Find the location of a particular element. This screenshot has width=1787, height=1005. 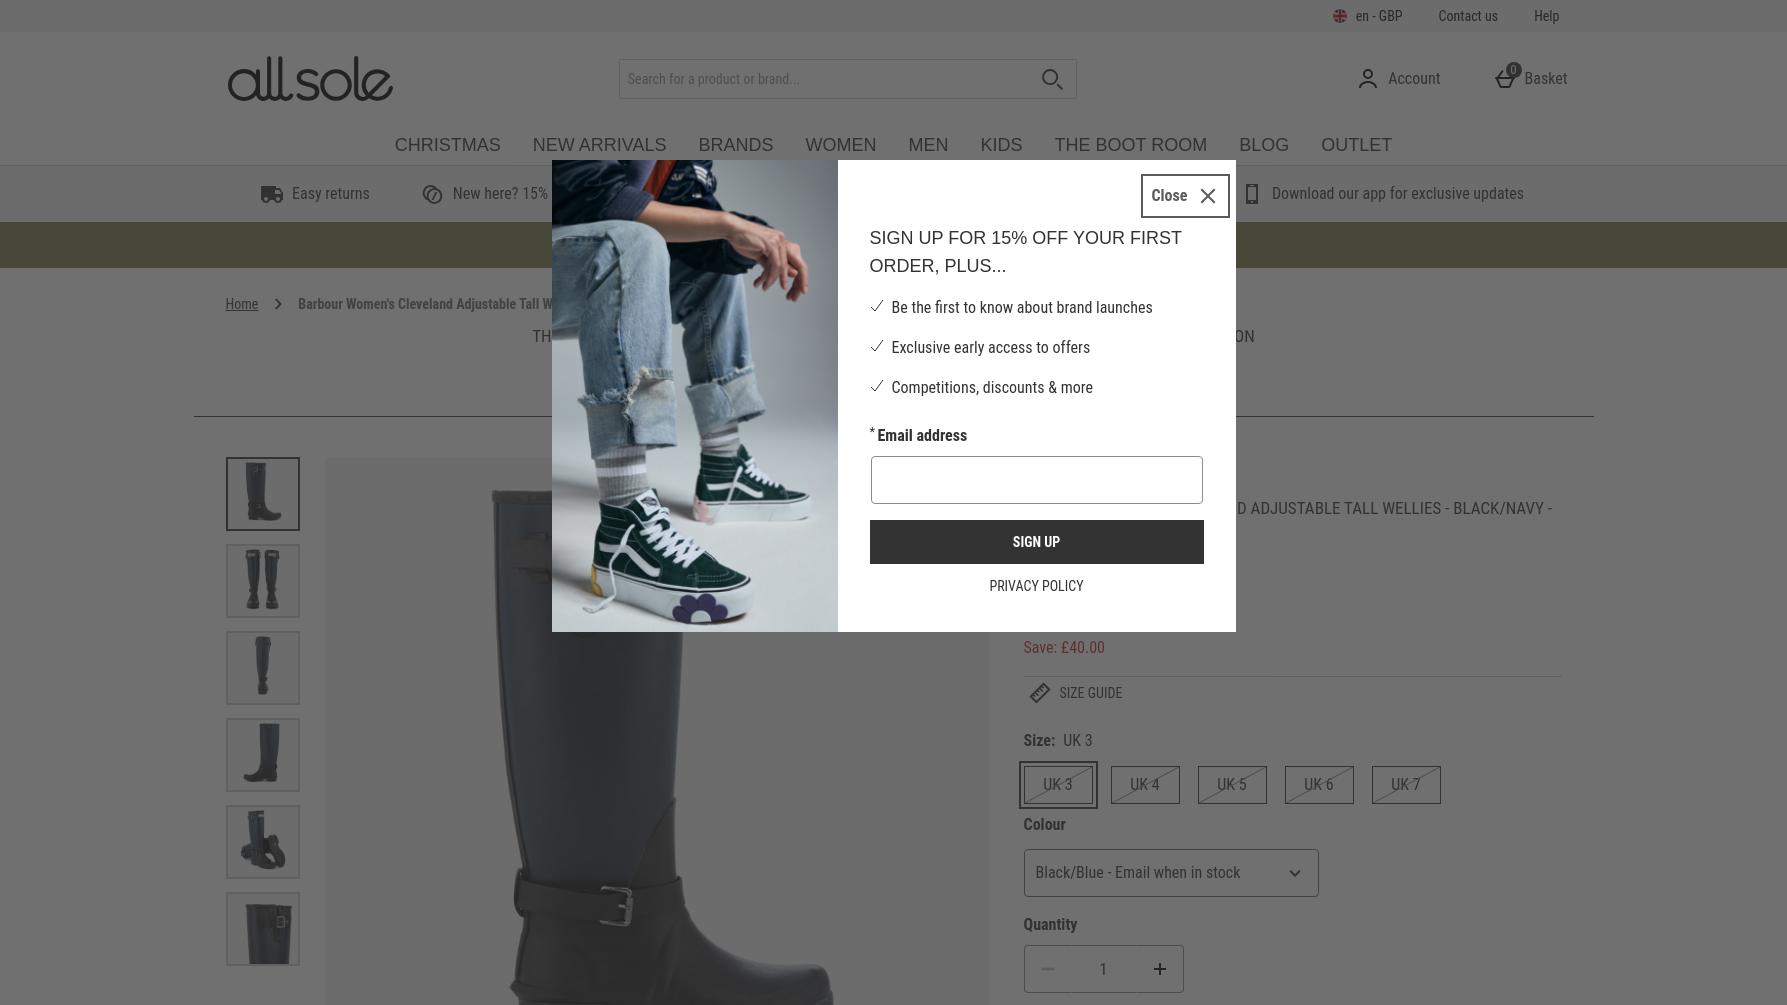

'Save:' is located at coordinates (1040, 646).